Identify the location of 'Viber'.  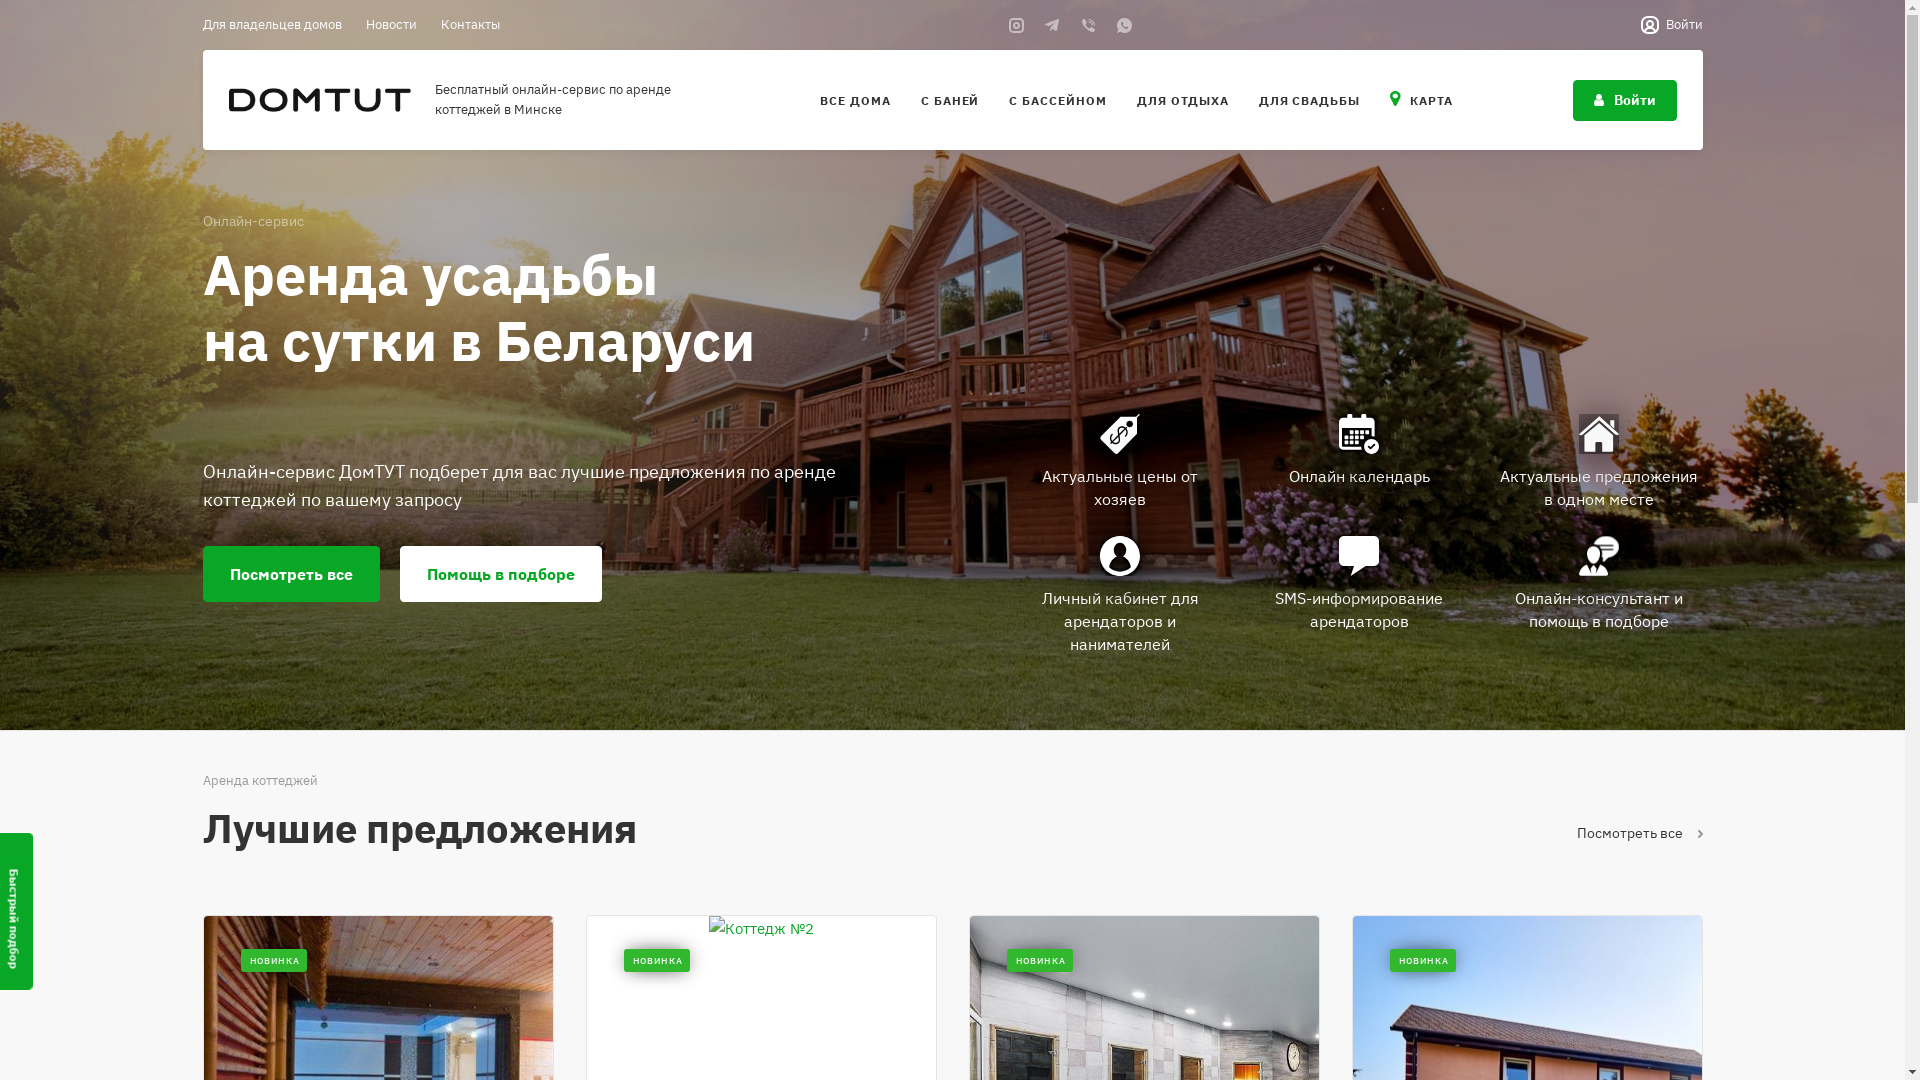
(1087, 24).